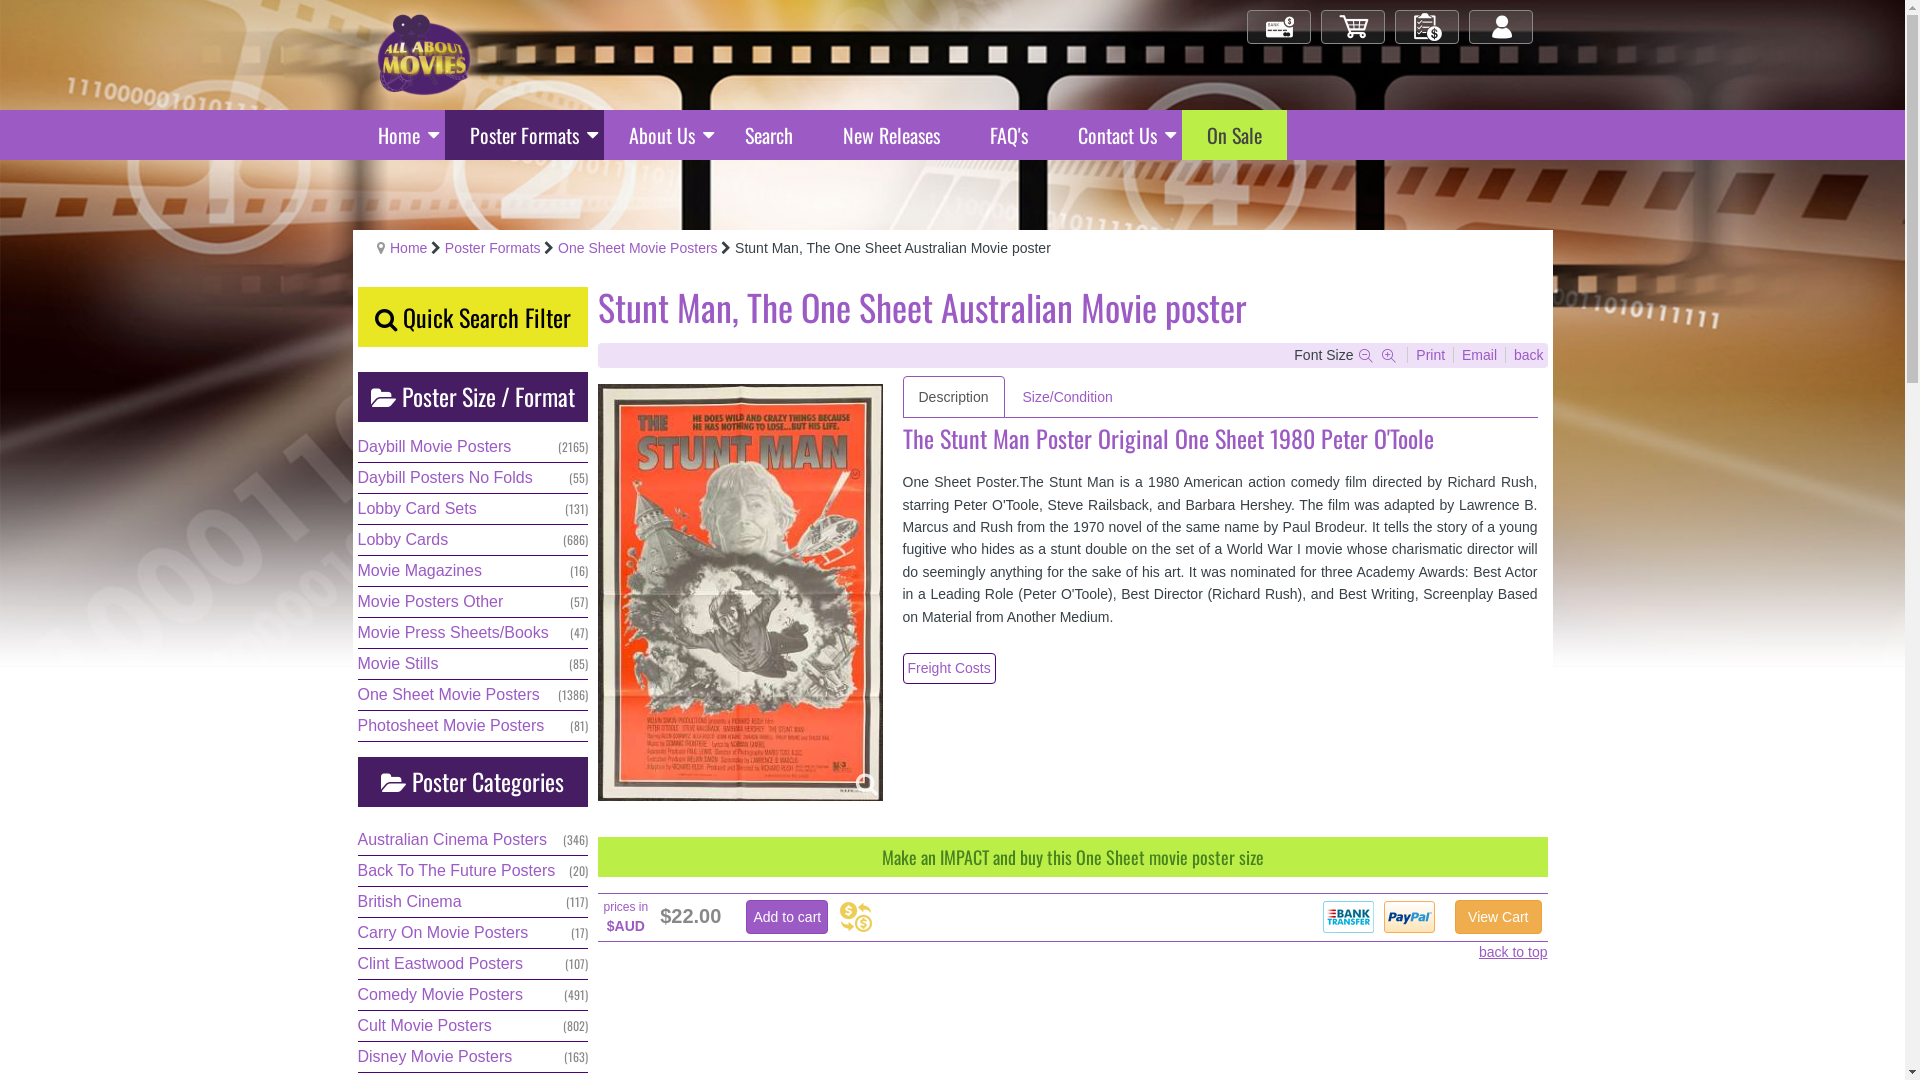  I want to click on 'back to top', so click(1513, 951).